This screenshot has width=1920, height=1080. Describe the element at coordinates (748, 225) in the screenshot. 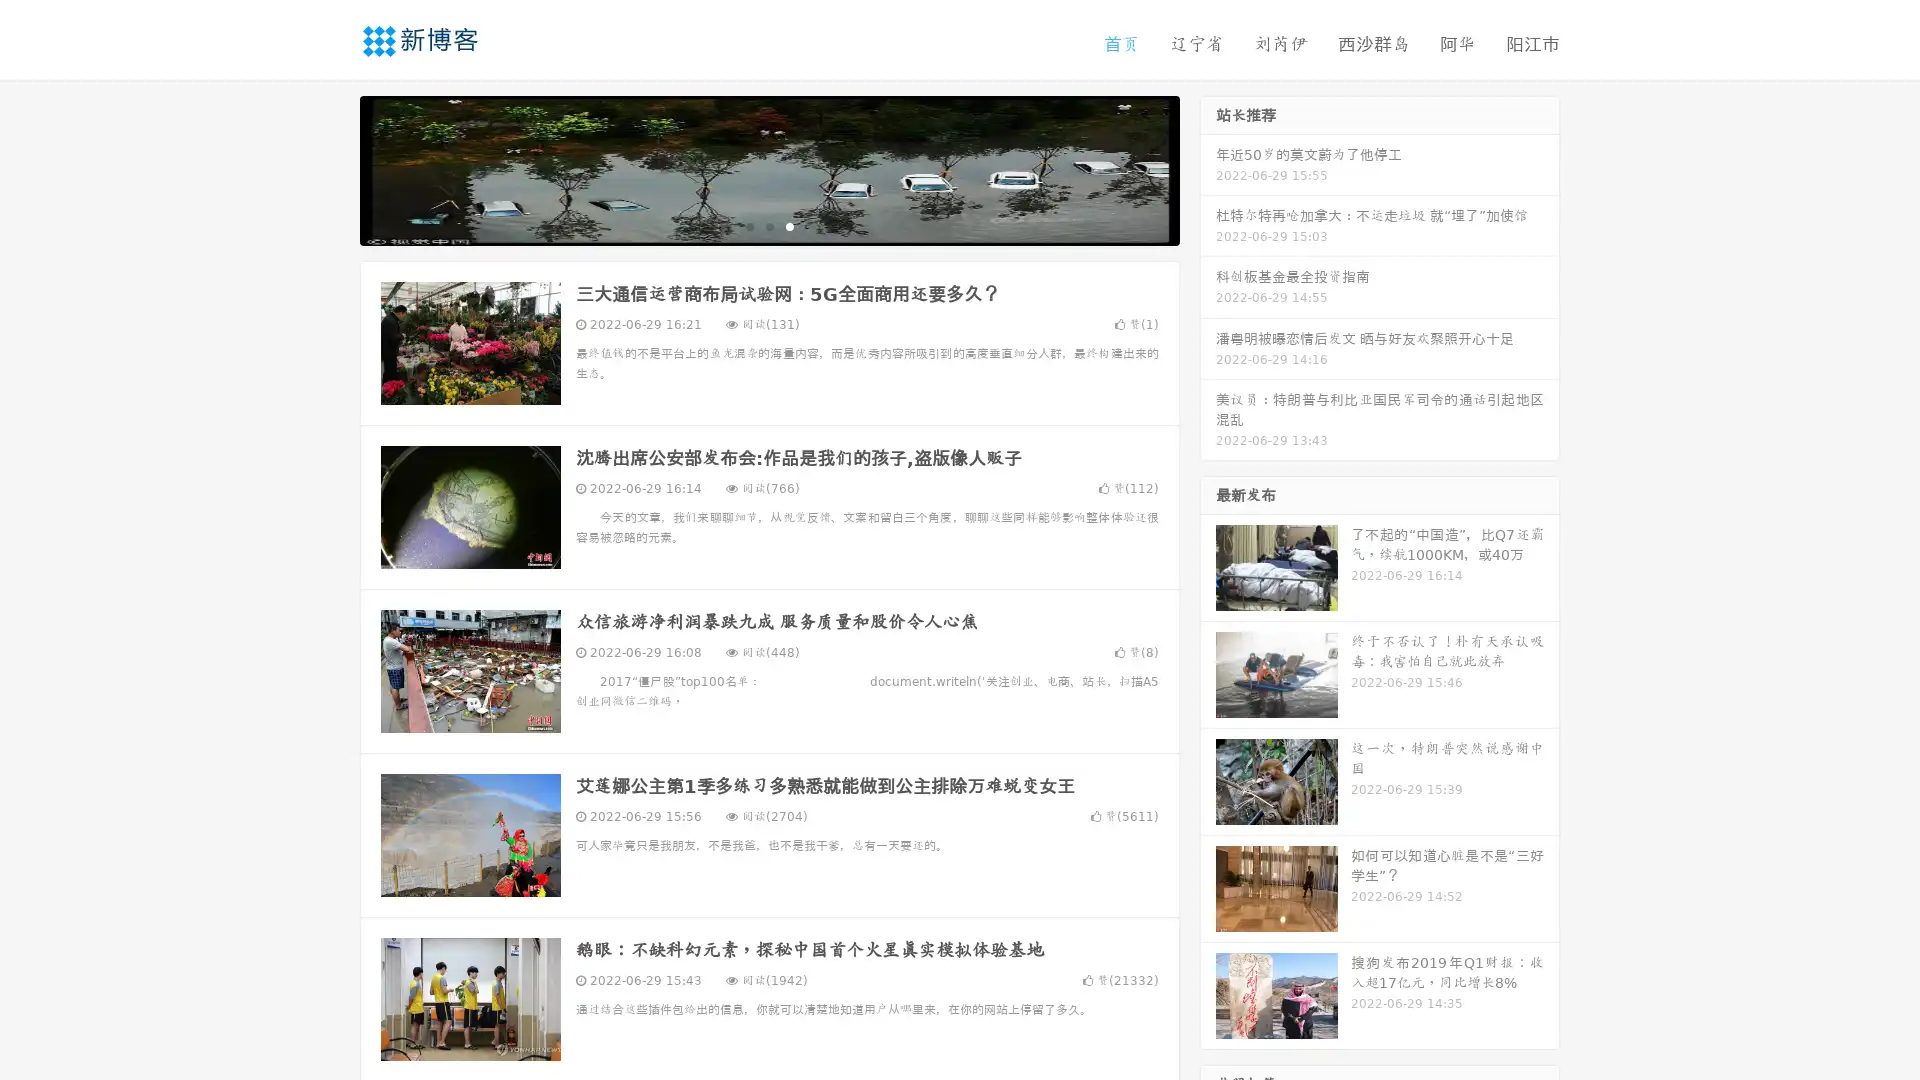

I see `Go to slide 1` at that location.